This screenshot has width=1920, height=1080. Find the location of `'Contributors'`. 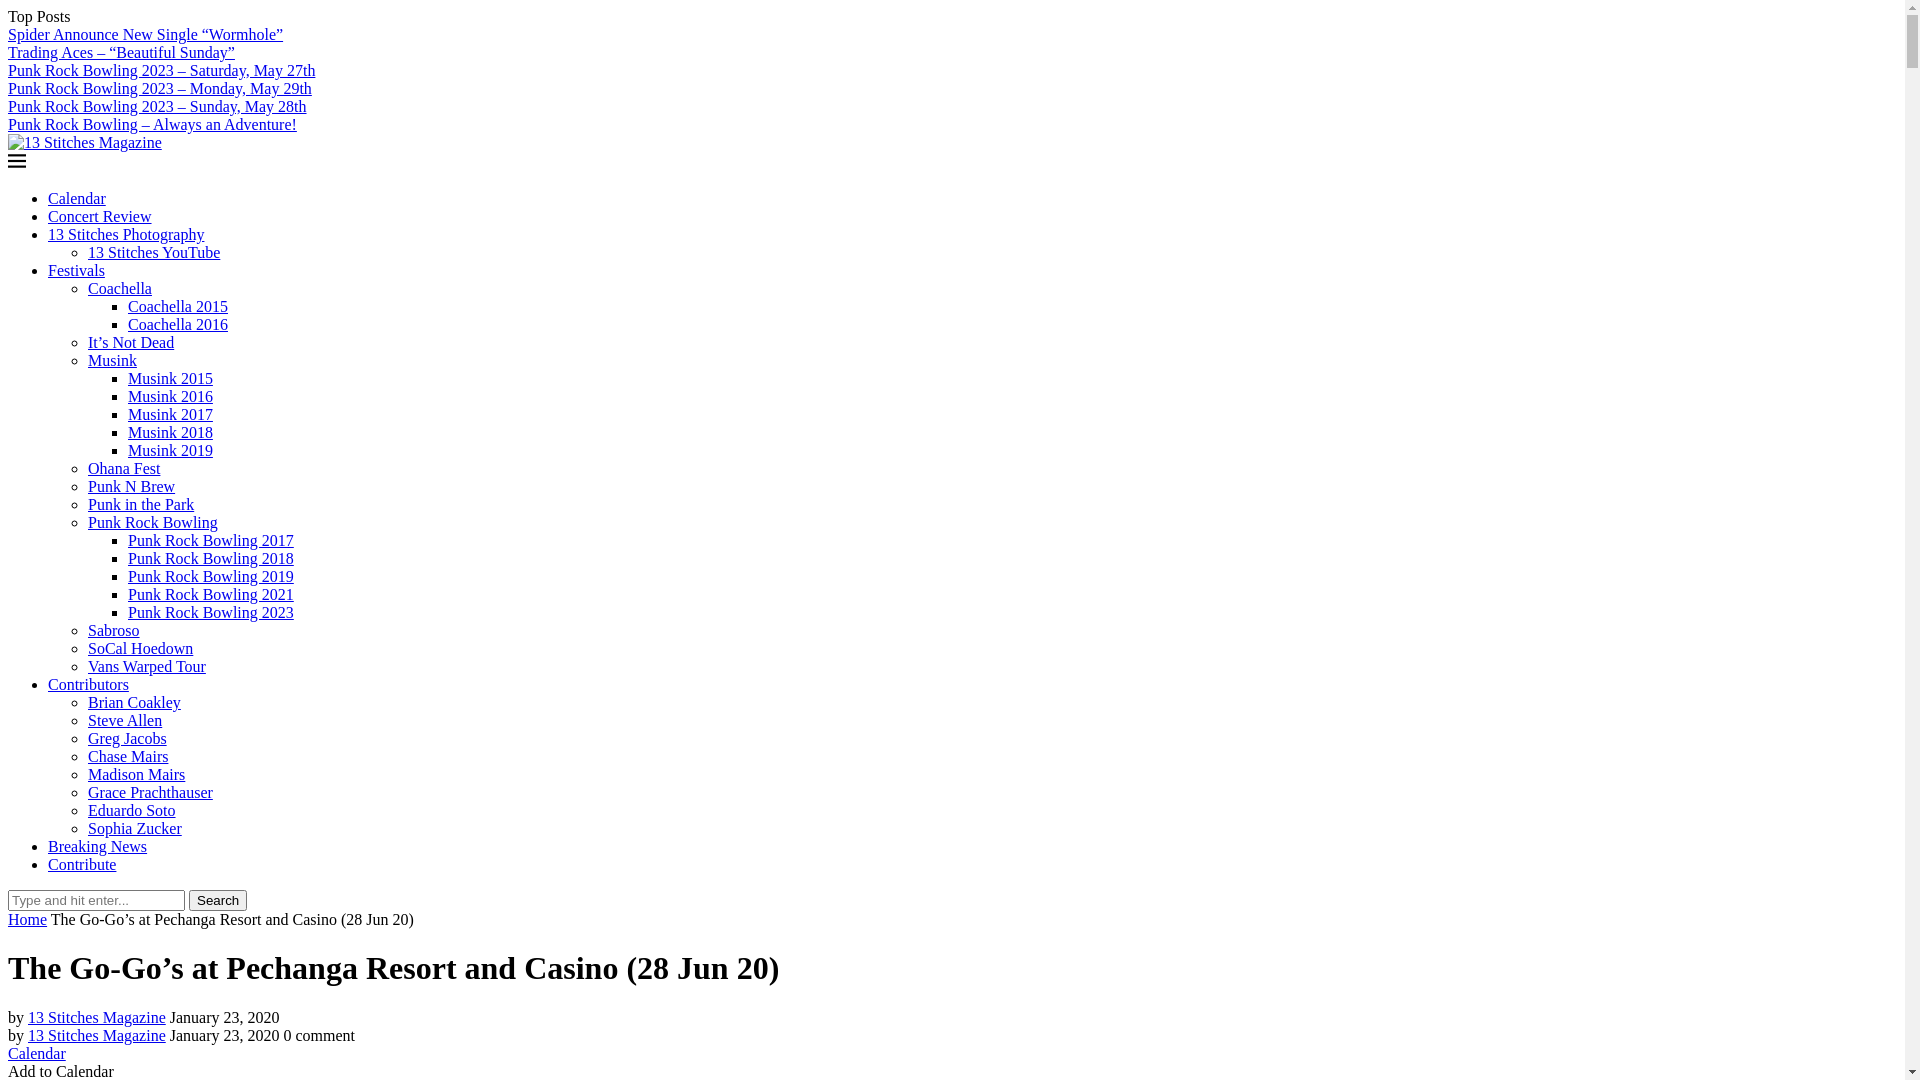

'Contributors' is located at coordinates (87, 683).